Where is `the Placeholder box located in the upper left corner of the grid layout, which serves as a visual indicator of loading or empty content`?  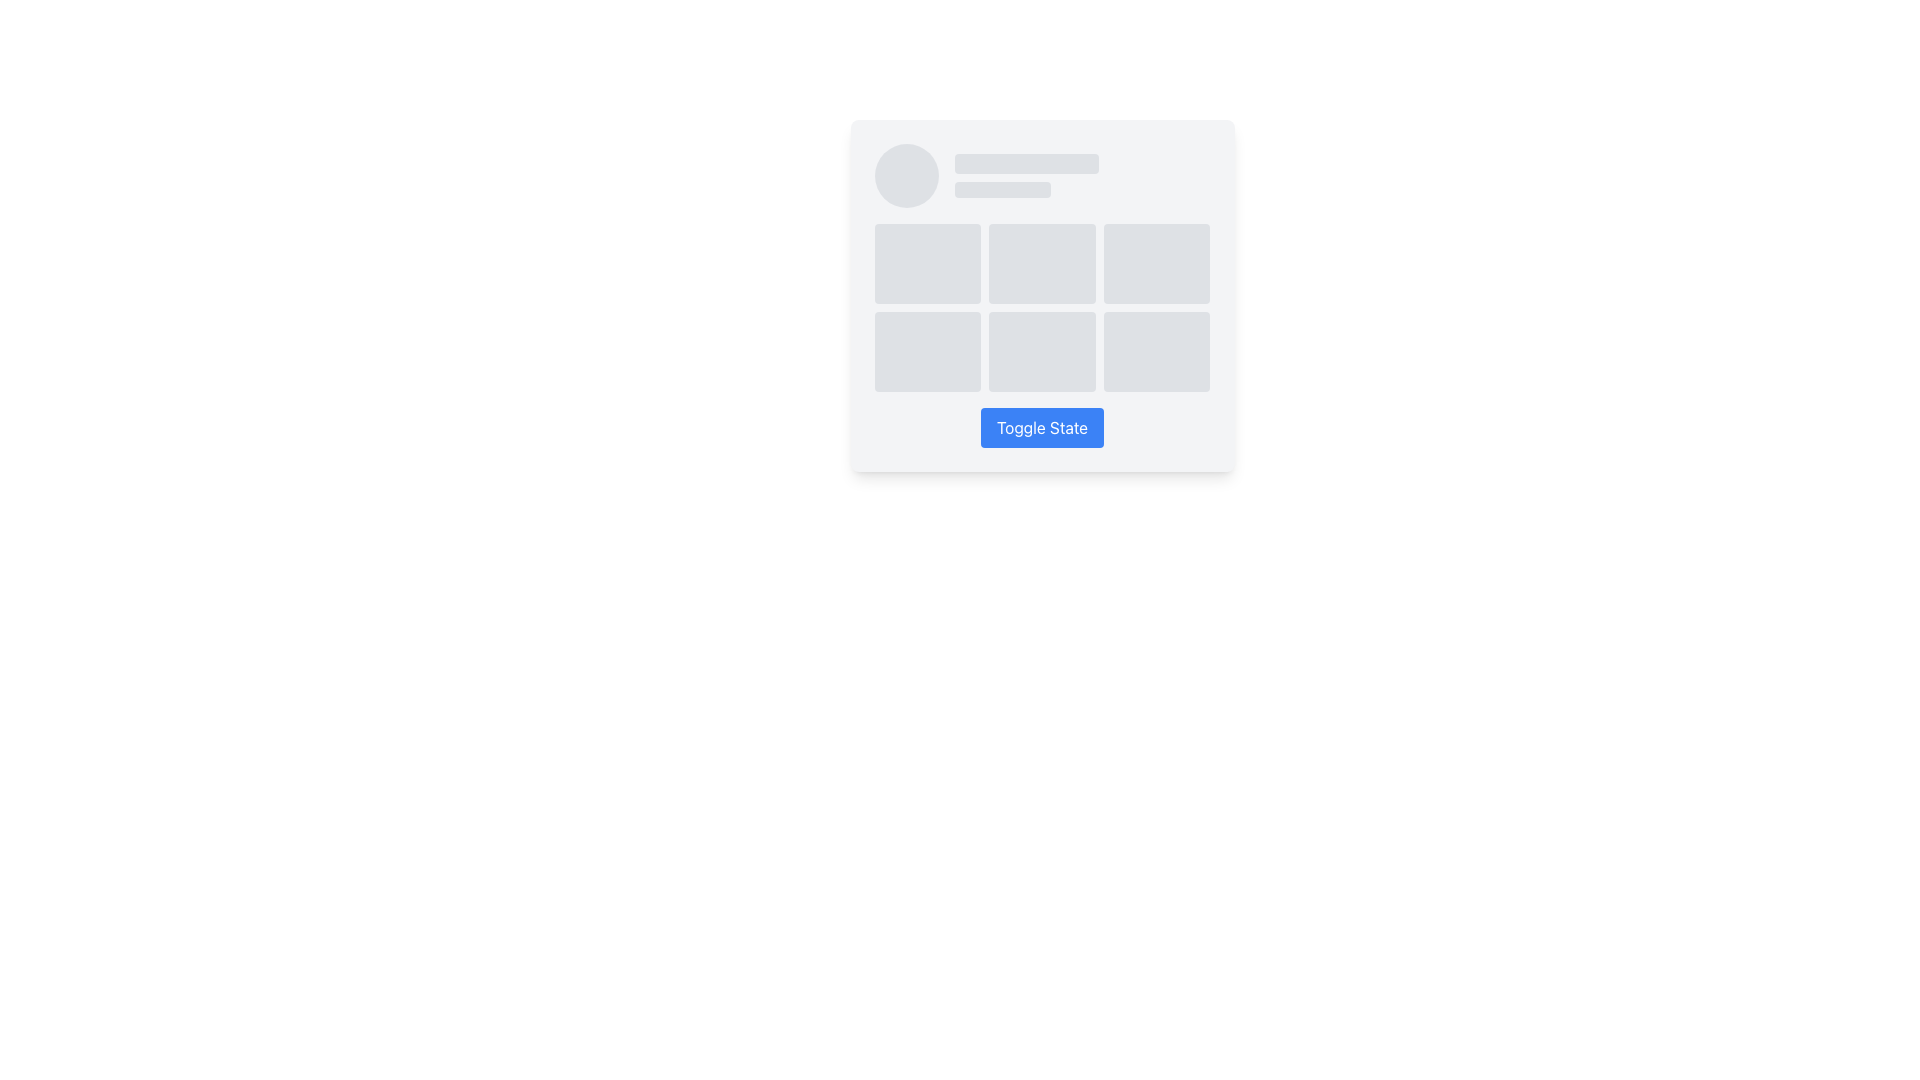 the Placeholder box located in the upper left corner of the grid layout, which serves as a visual indicator of loading or empty content is located at coordinates (926, 262).